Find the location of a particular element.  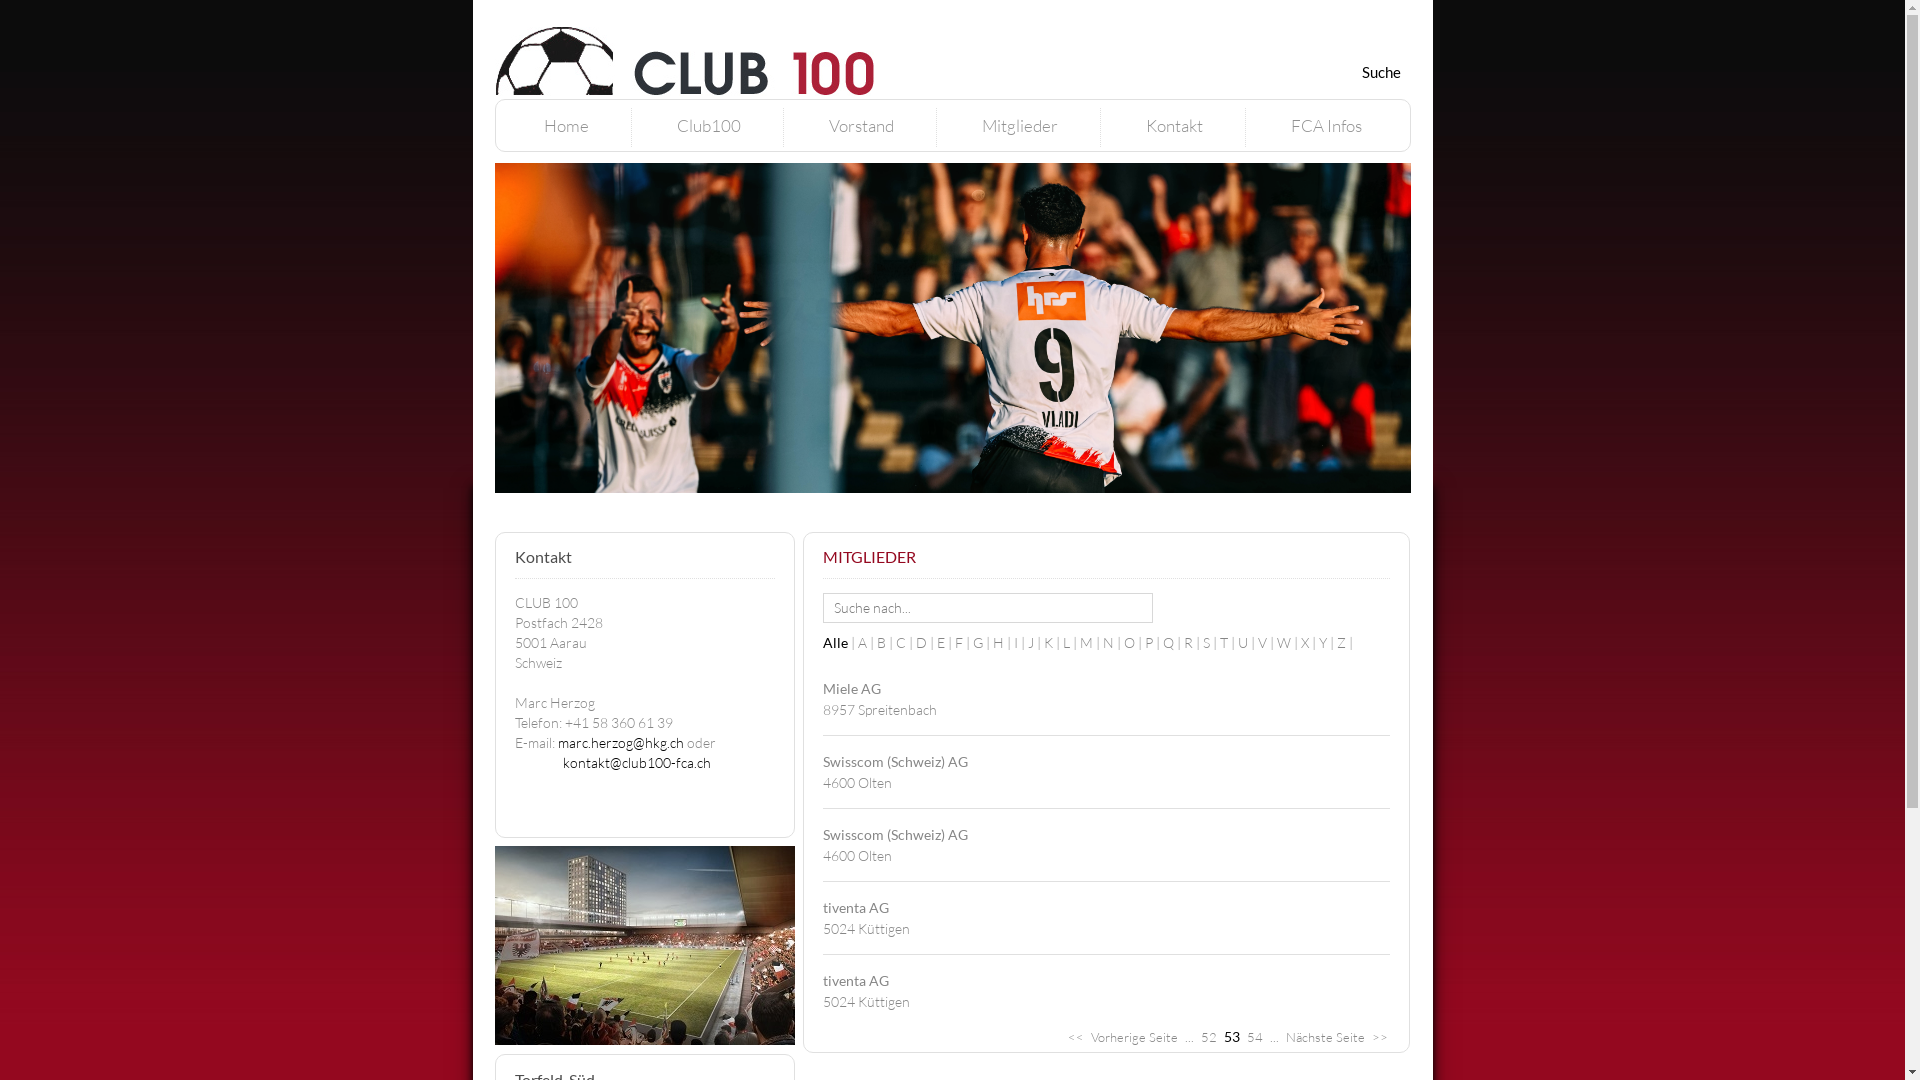

'F' is located at coordinates (953, 642).